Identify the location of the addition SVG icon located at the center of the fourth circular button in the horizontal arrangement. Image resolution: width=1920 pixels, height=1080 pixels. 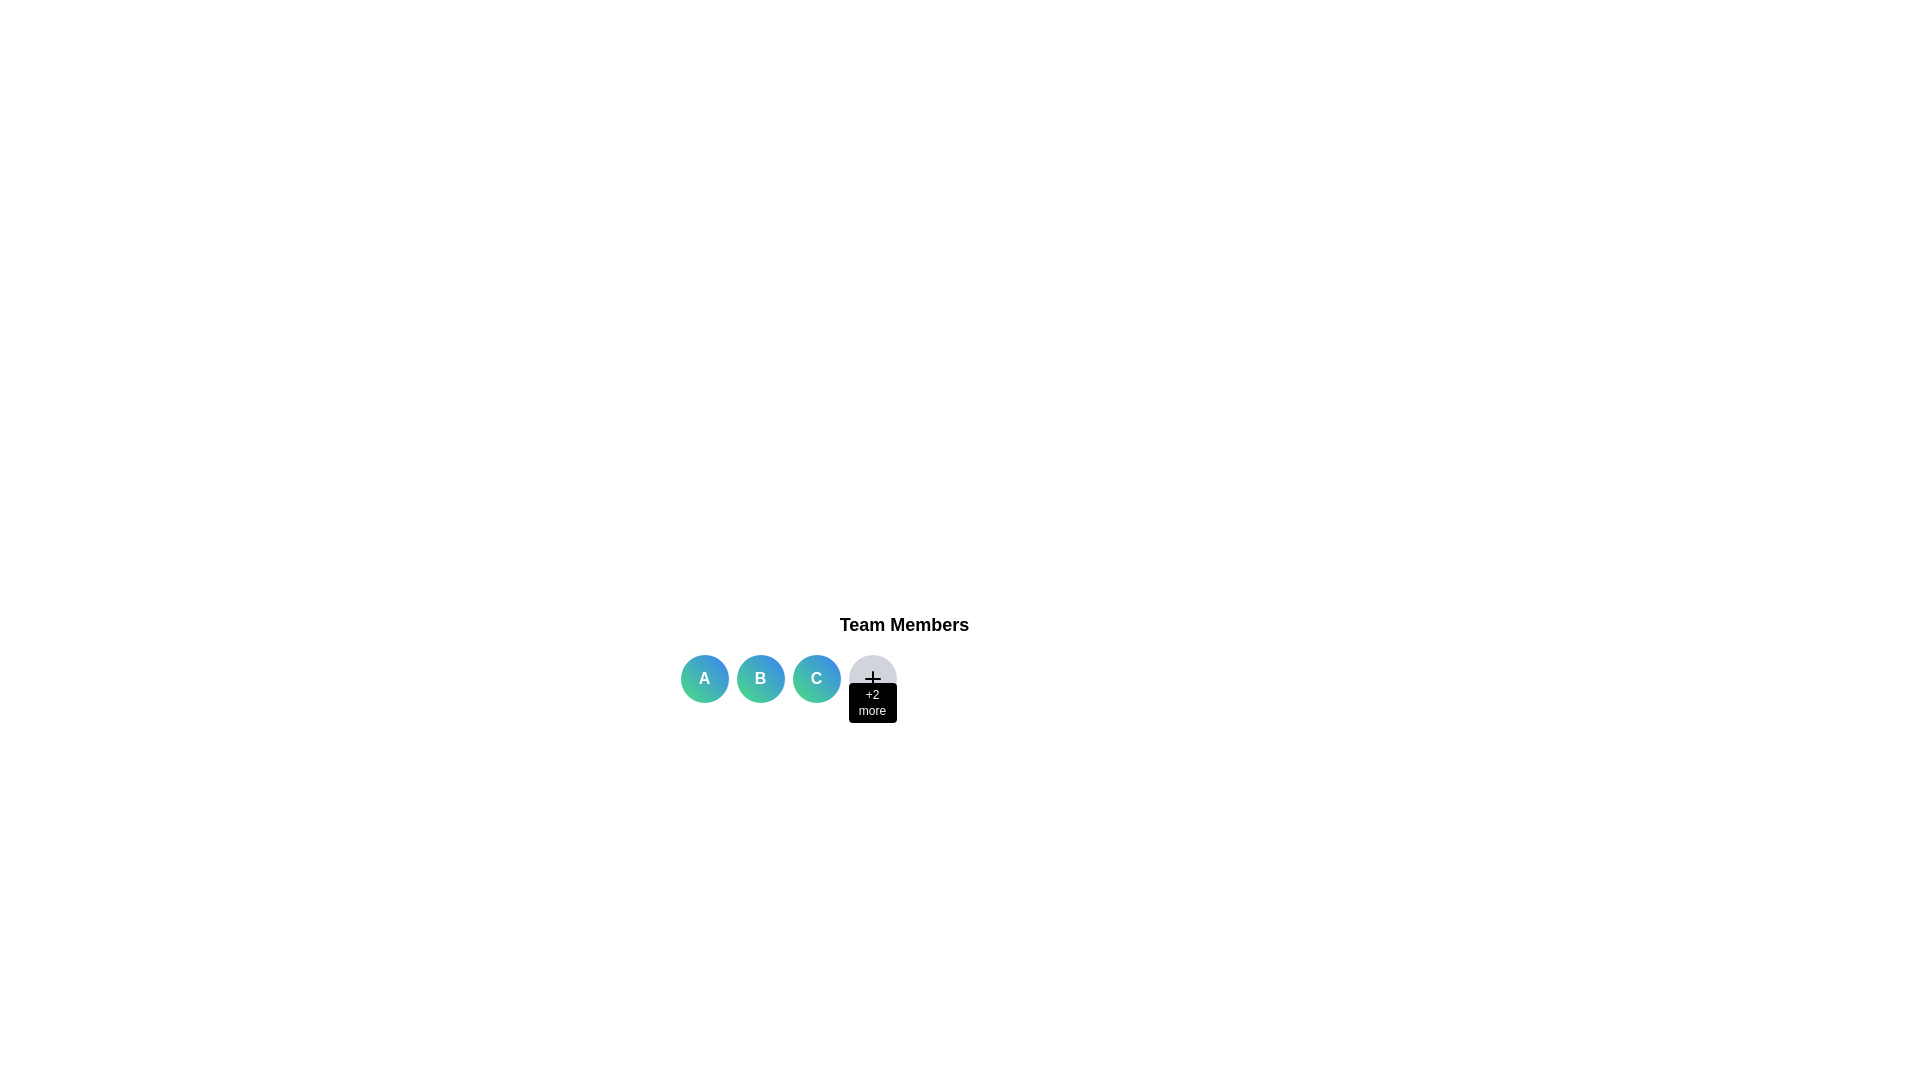
(872, 677).